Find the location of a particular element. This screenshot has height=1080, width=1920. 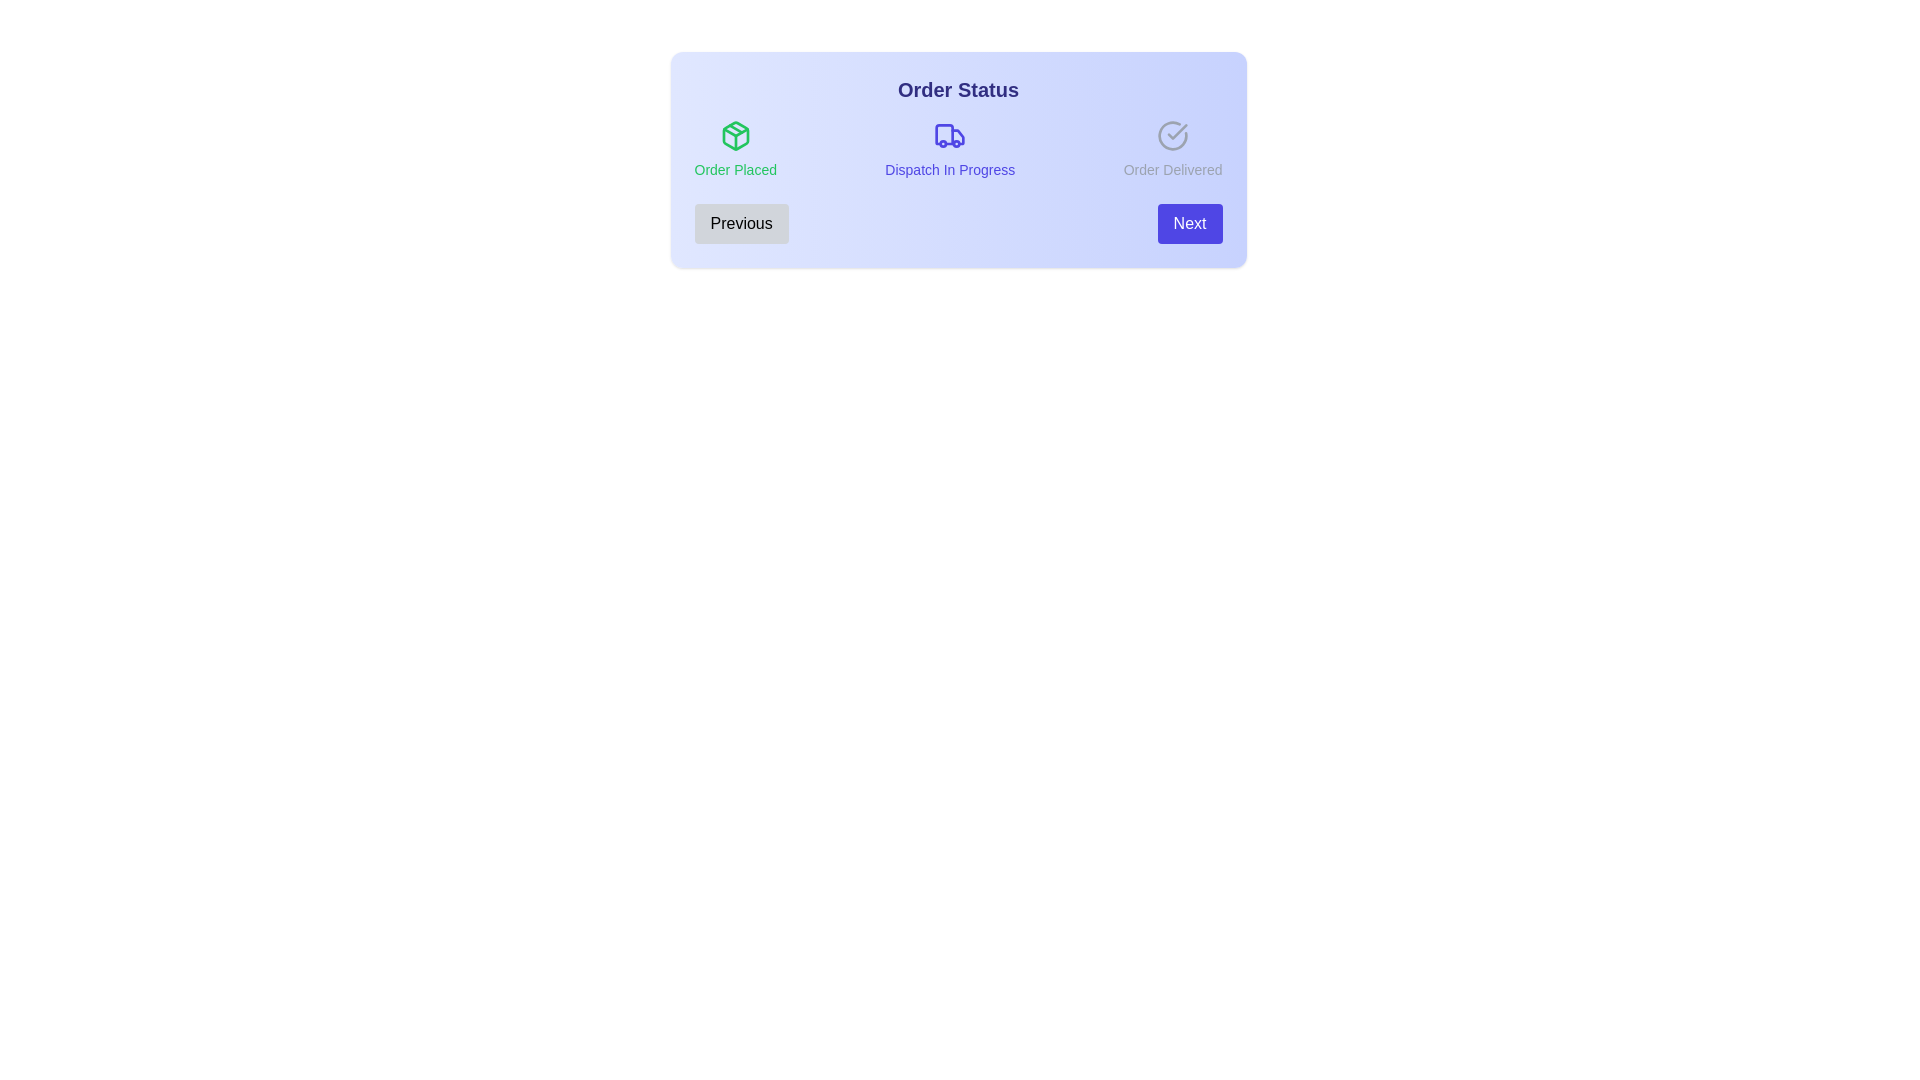

the downward-pointing triangular shape within the green-colored package icon representing the 'Order Placed' section in the progress tracker is located at coordinates (734, 132).